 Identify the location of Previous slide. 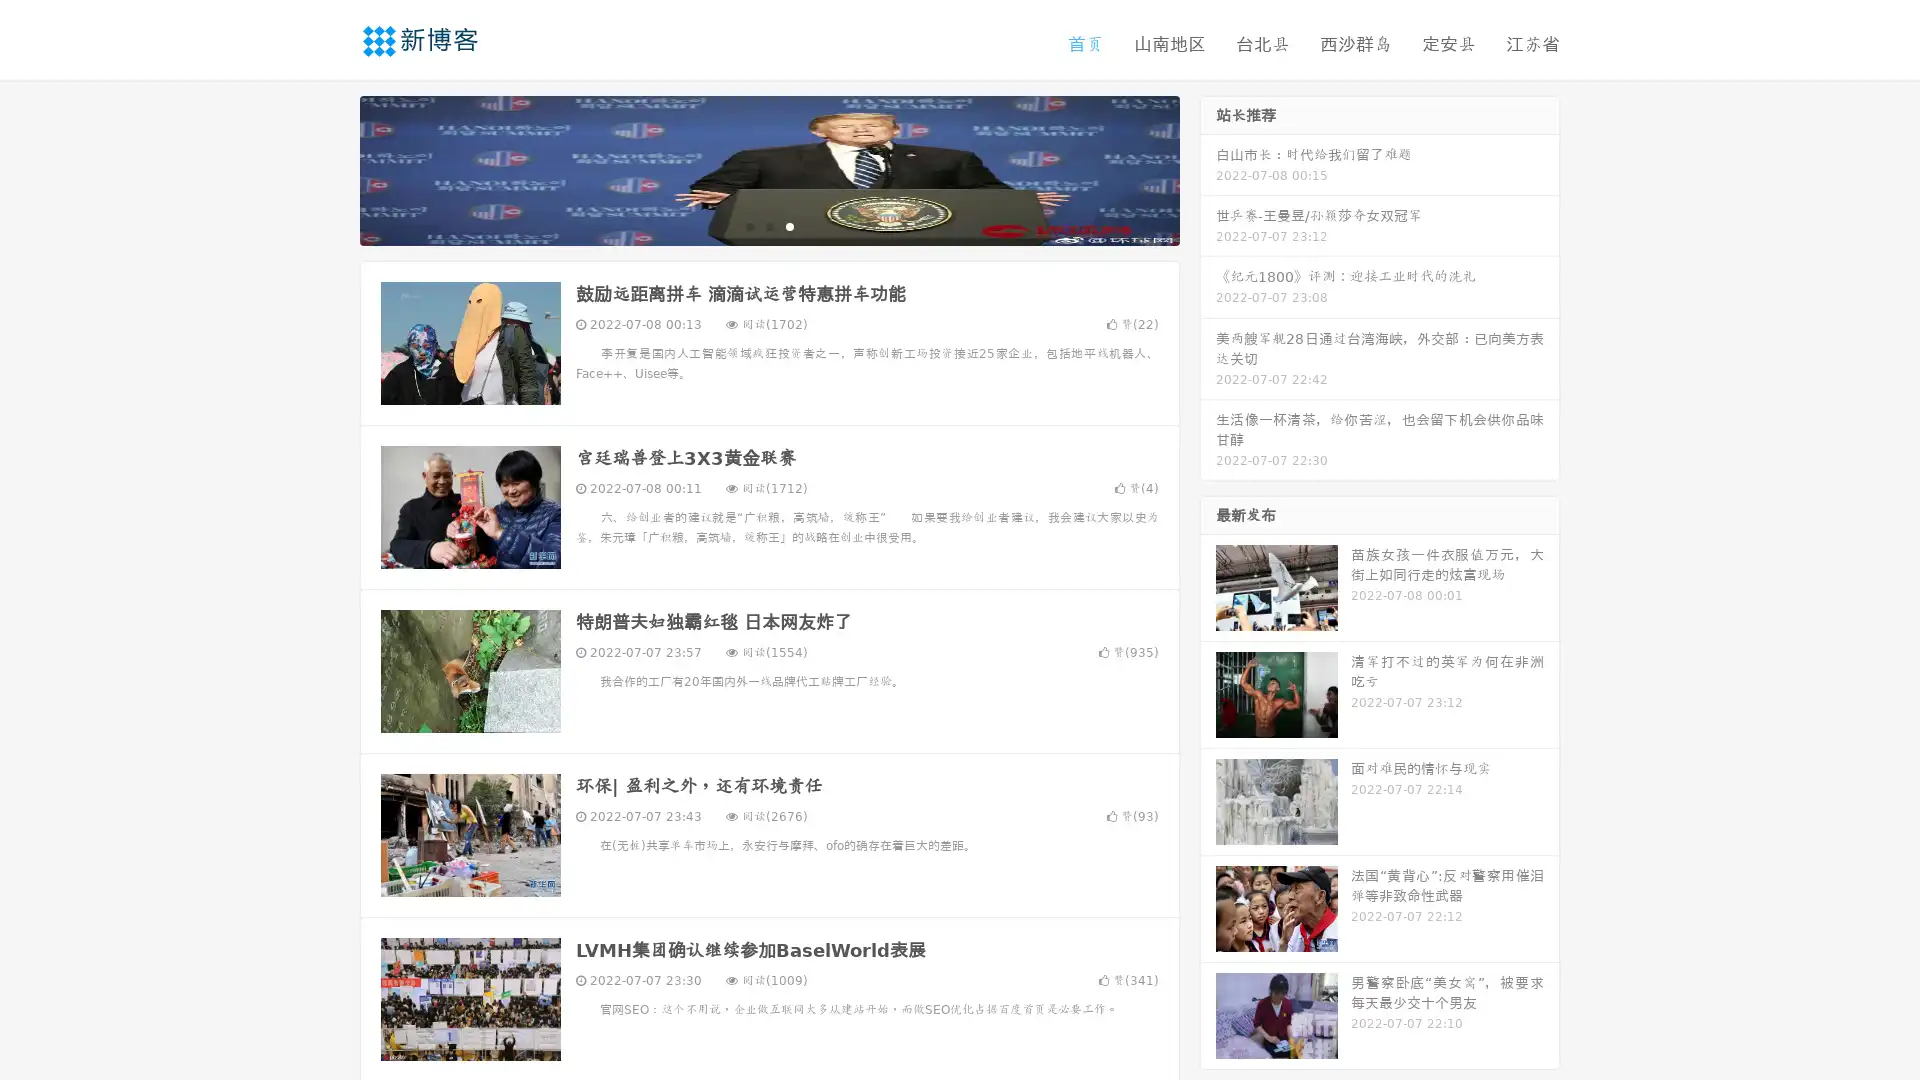
(330, 168).